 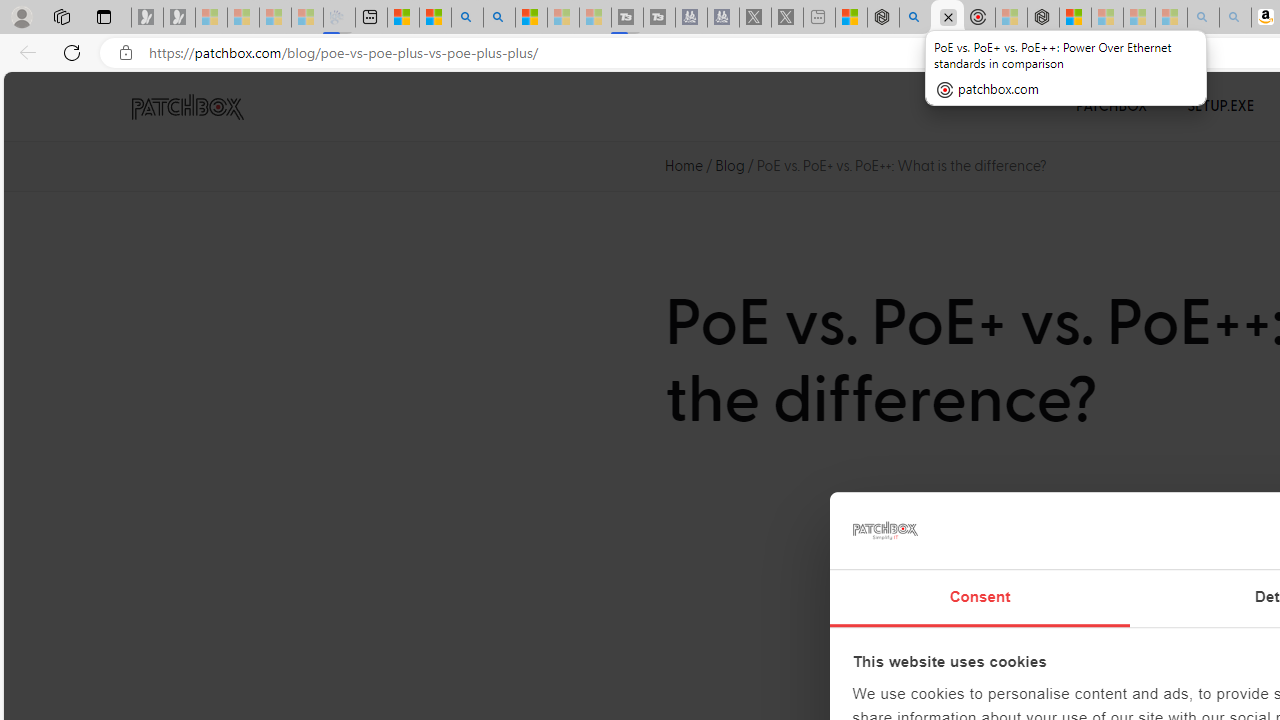 What do you see at coordinates (200, 106) in the screenshot?
I see `'PATCHBOX Simplify IT'` at bounding box center [200, 106].